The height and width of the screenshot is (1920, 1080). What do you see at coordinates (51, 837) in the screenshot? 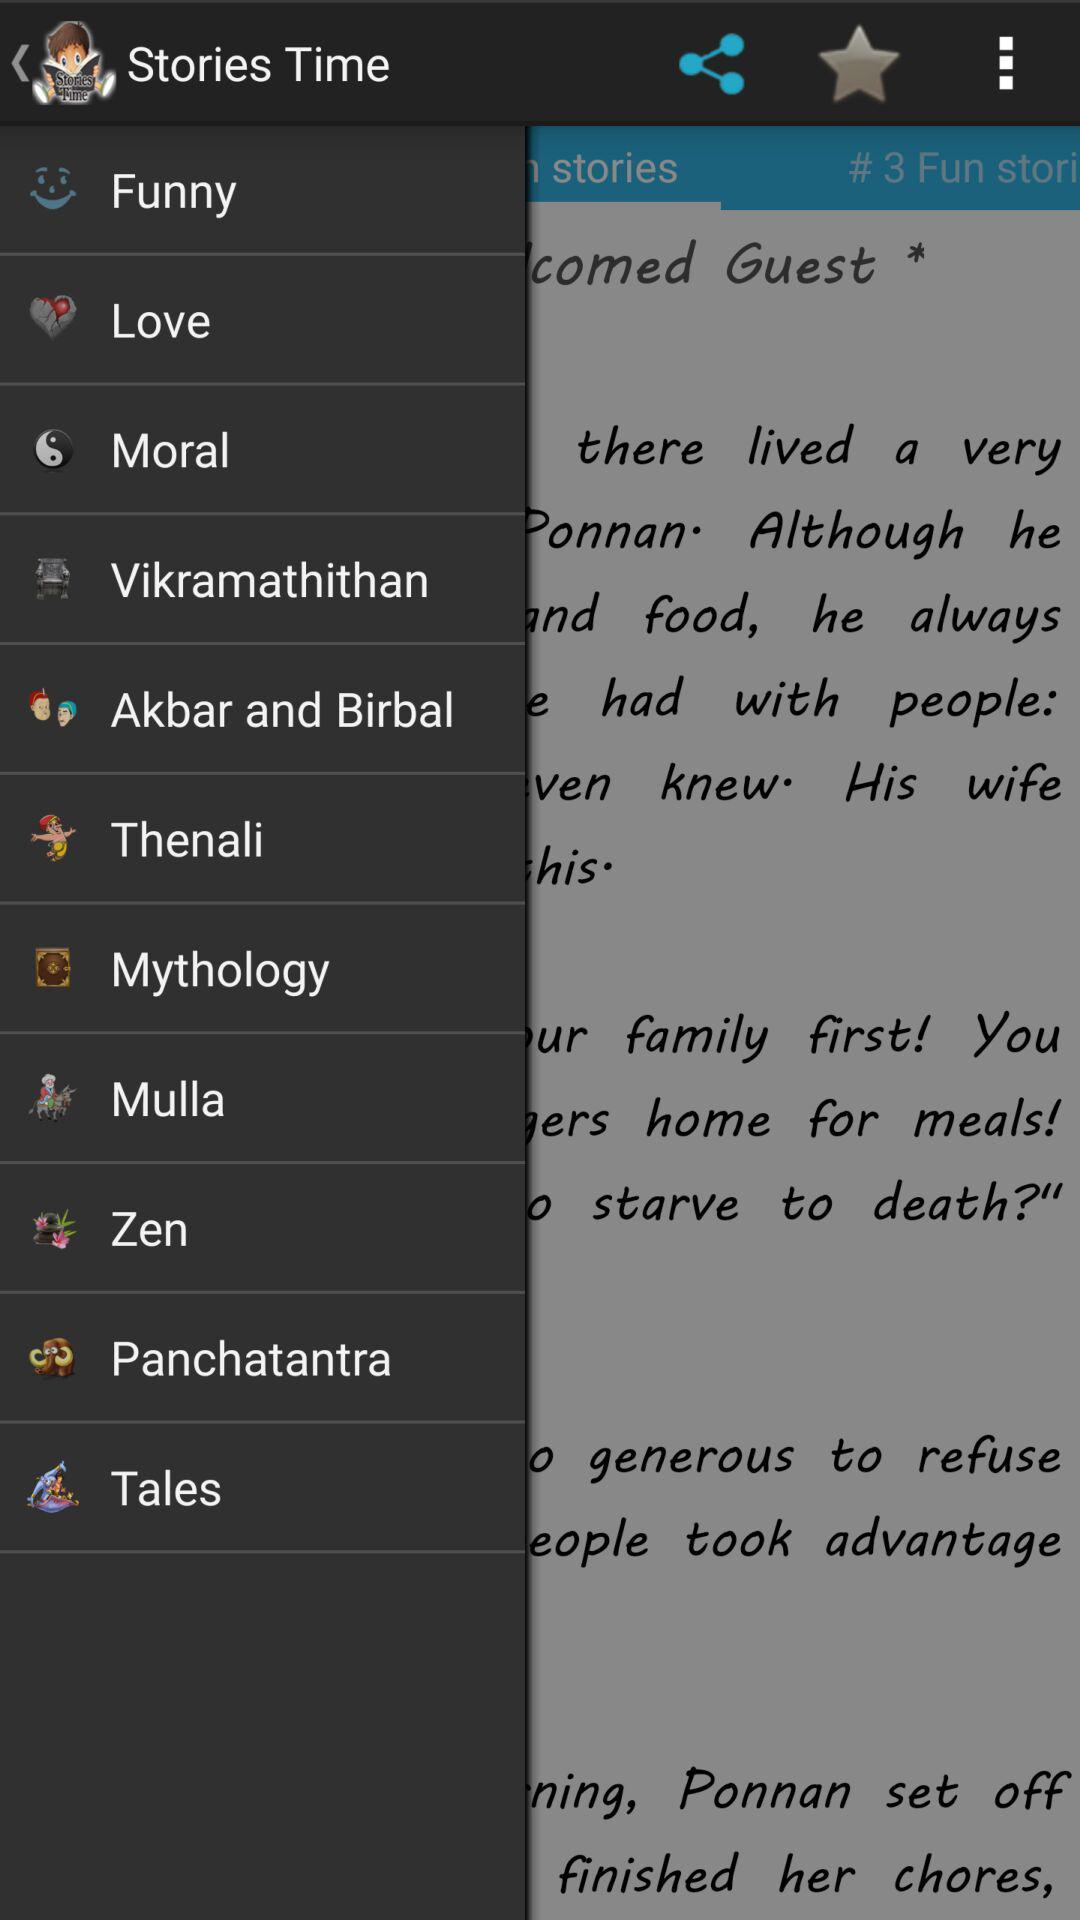
I see `image left to thenali` at bounding box center [51, 837].